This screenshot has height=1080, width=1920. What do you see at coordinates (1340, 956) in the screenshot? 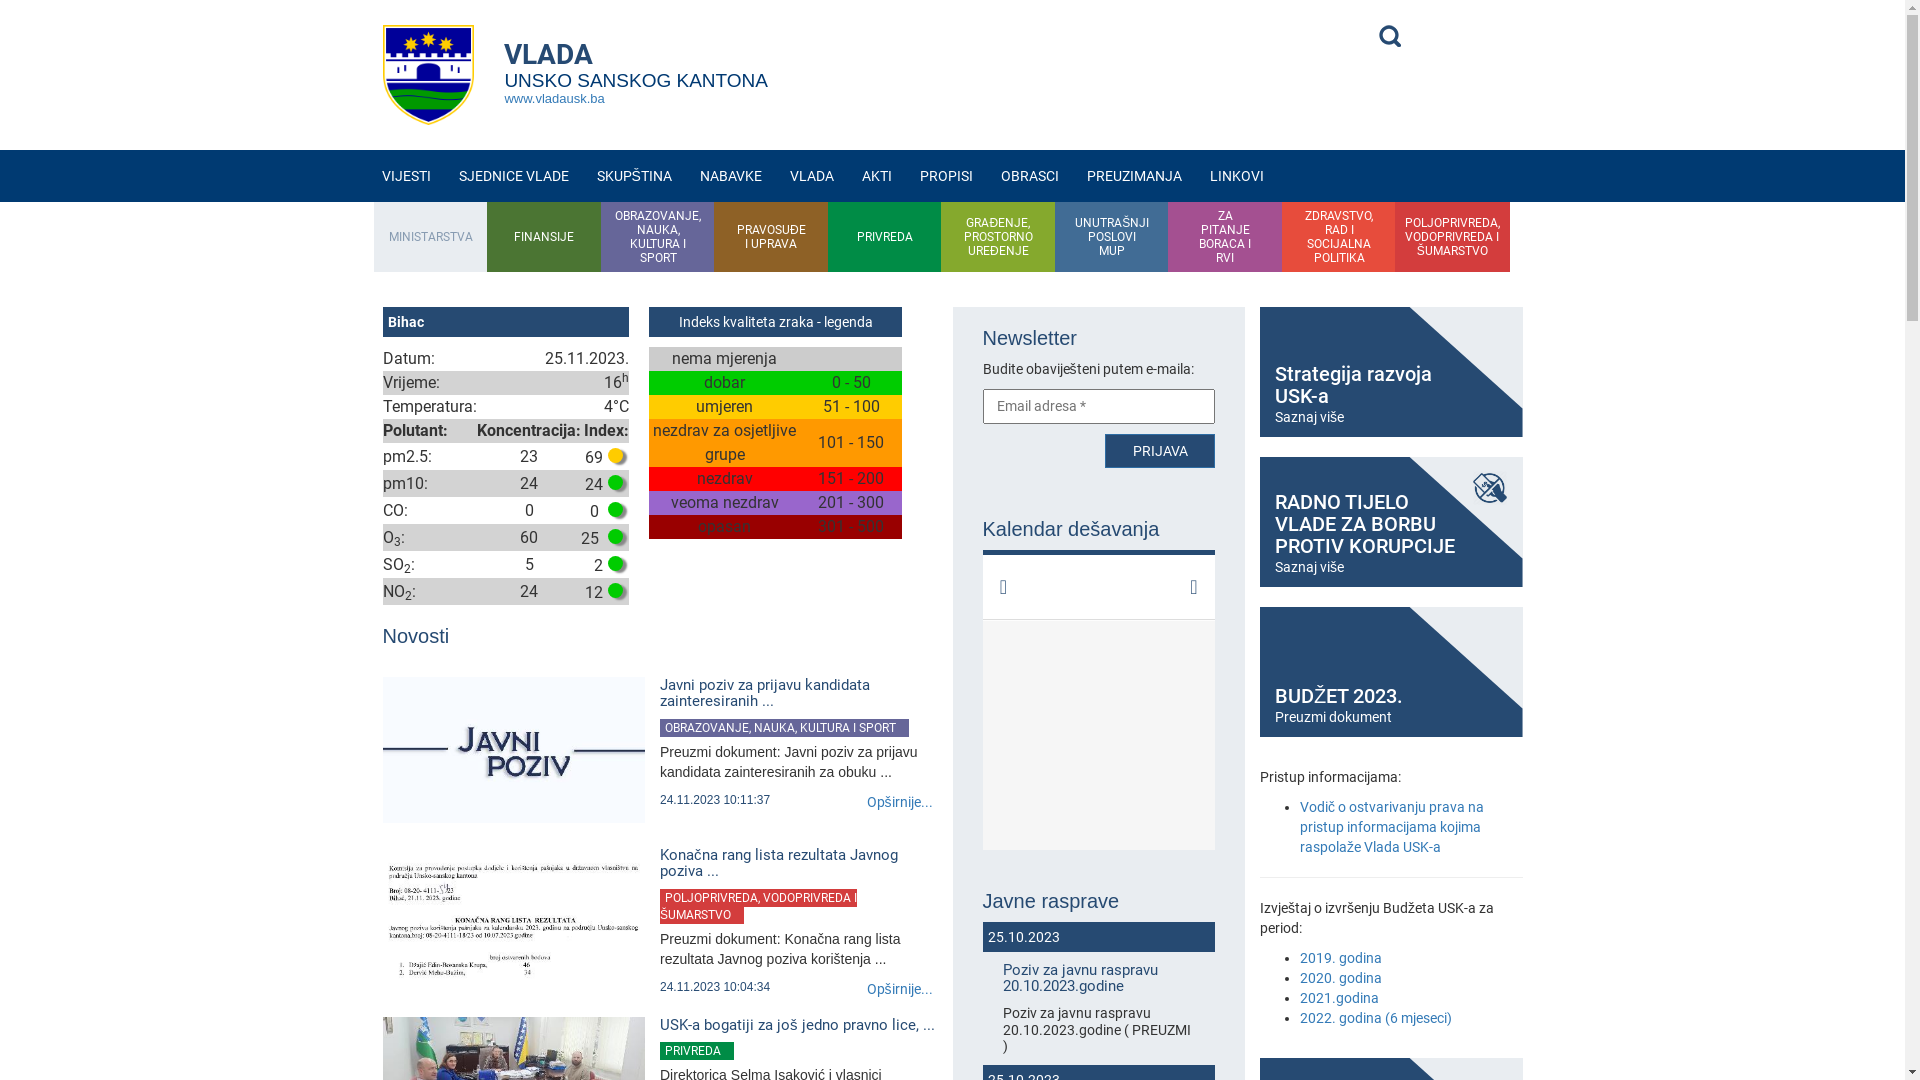
I see `'2019. godina'` at bounding box center [1340, 956].